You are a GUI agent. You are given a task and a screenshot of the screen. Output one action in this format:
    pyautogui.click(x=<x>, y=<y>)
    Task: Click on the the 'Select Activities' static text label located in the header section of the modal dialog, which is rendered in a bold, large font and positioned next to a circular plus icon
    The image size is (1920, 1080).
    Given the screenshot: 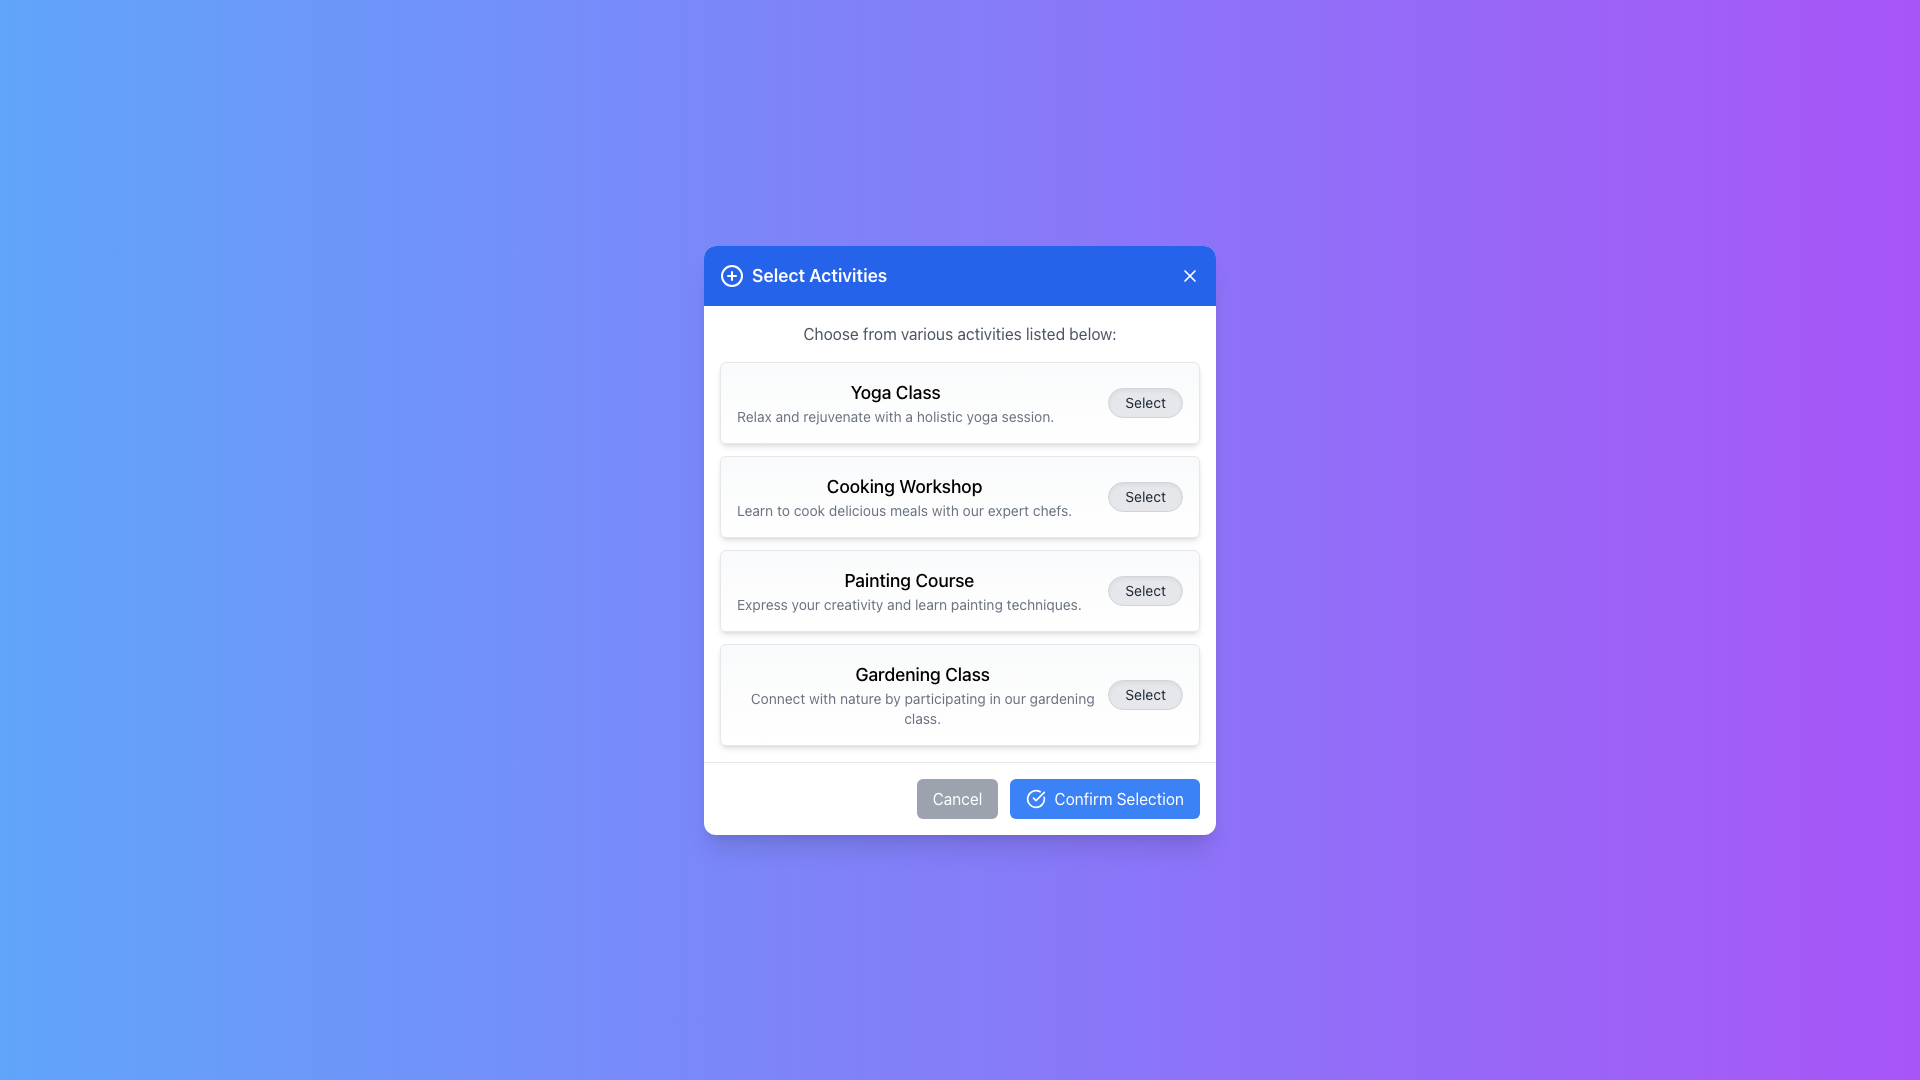 What is the action you would take?
    pyautogui.click(x=819, y=275)
    